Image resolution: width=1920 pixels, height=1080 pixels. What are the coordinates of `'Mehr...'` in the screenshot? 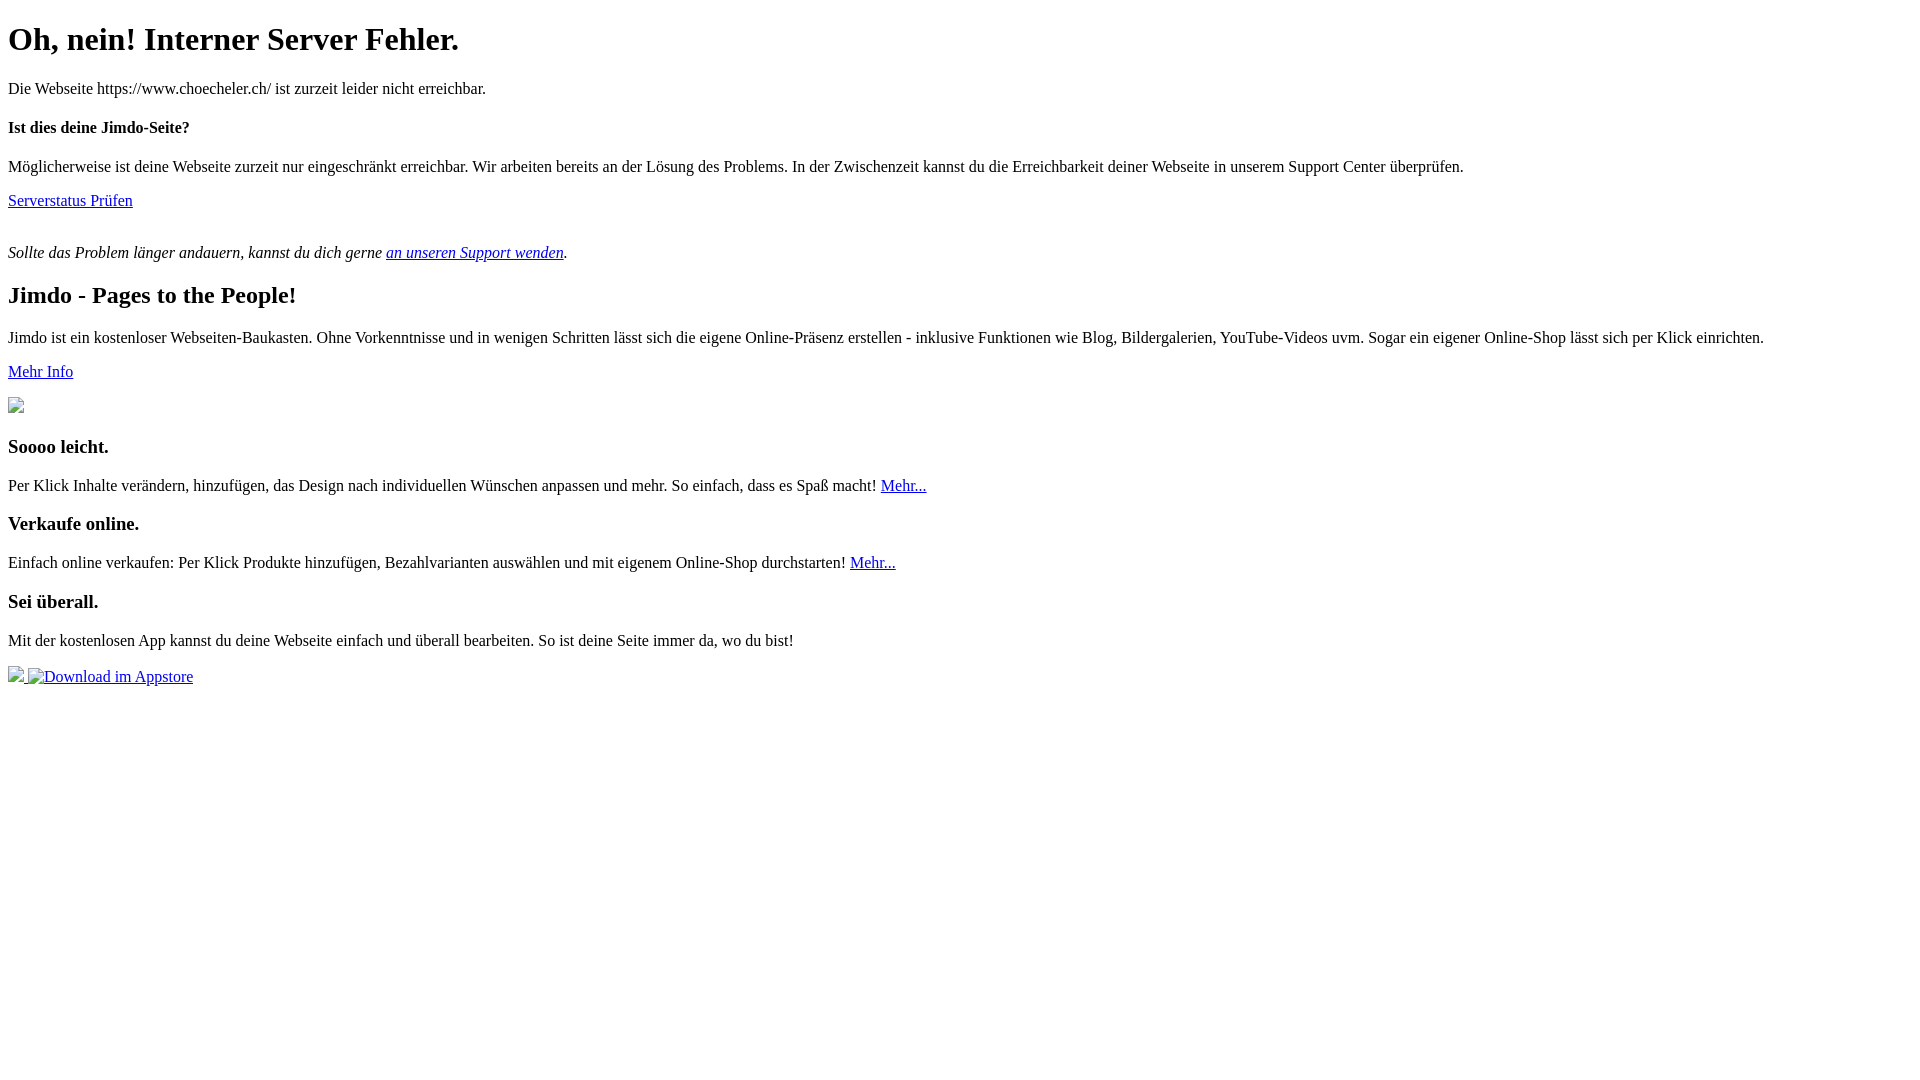 It's located at (902, 485).